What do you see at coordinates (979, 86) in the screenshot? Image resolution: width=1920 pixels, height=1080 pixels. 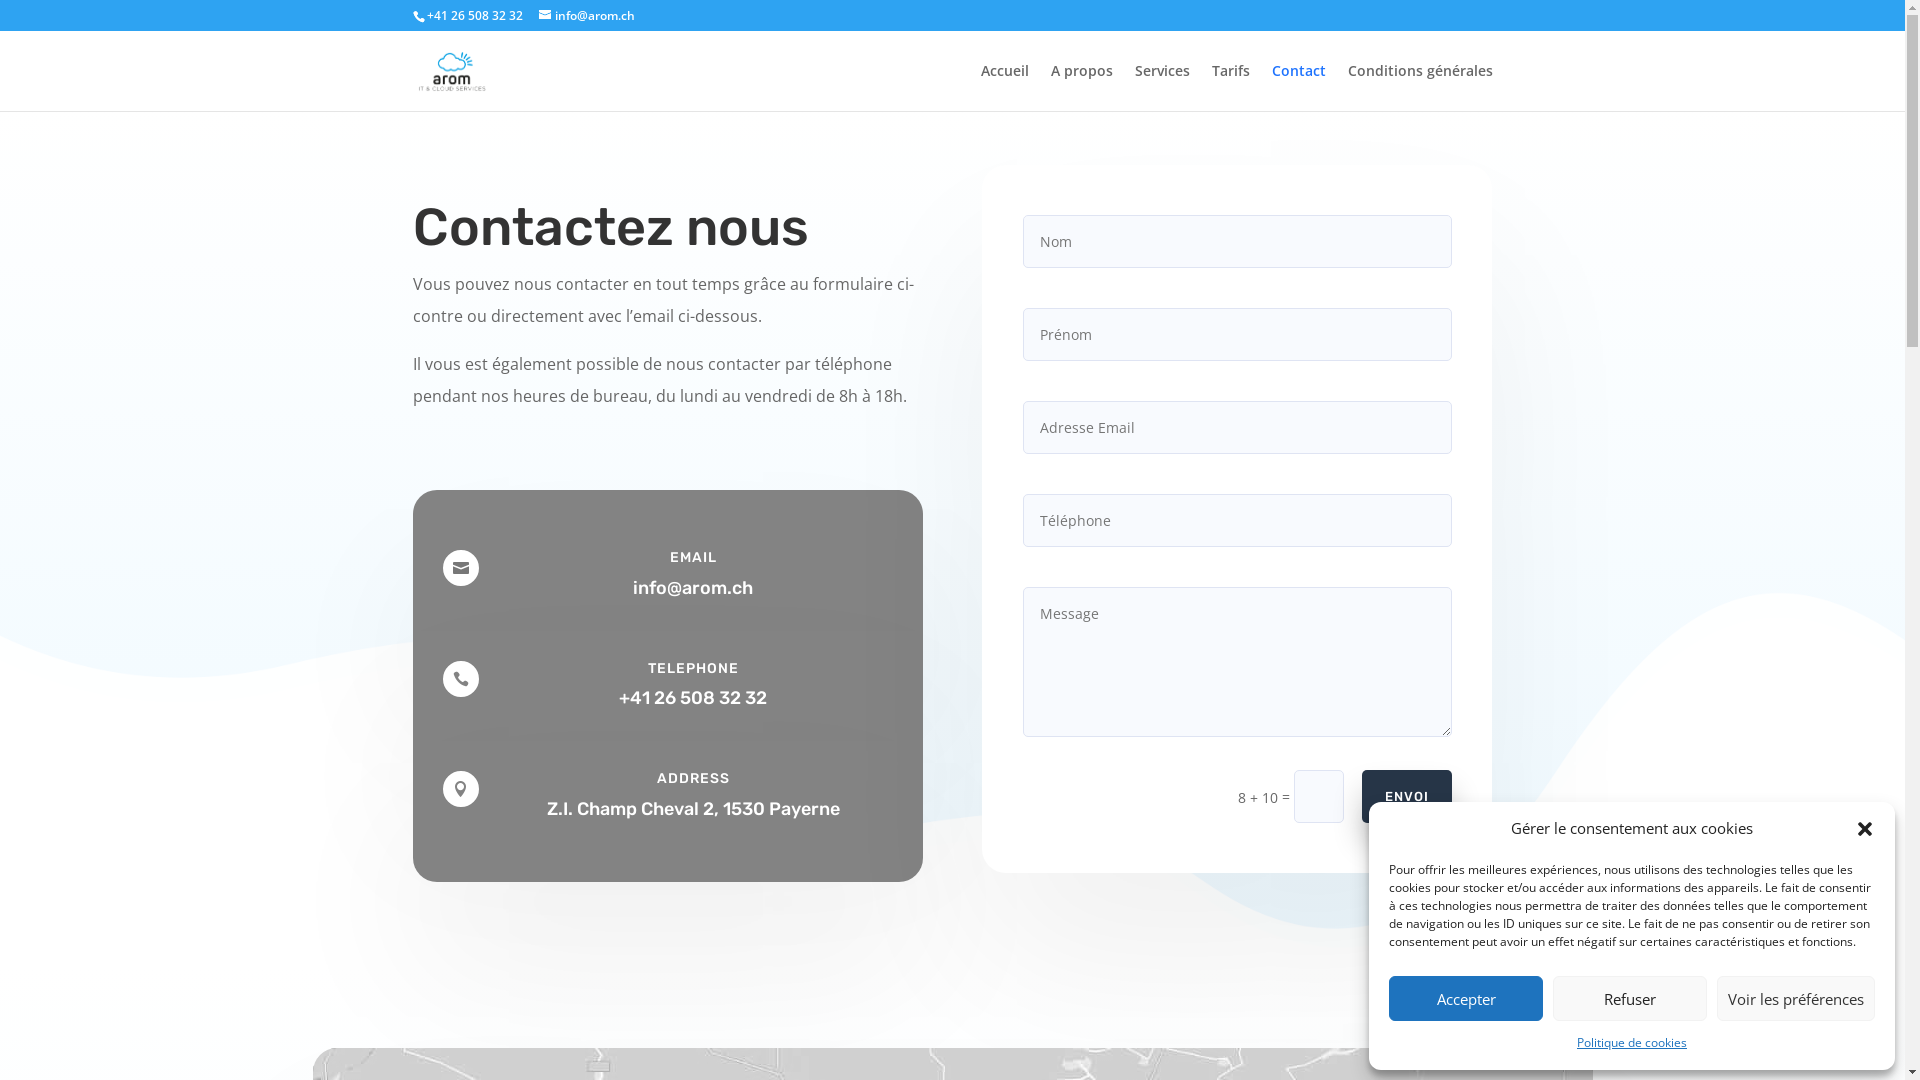 I see `'Accueil'` at bounding box center [979, 86].